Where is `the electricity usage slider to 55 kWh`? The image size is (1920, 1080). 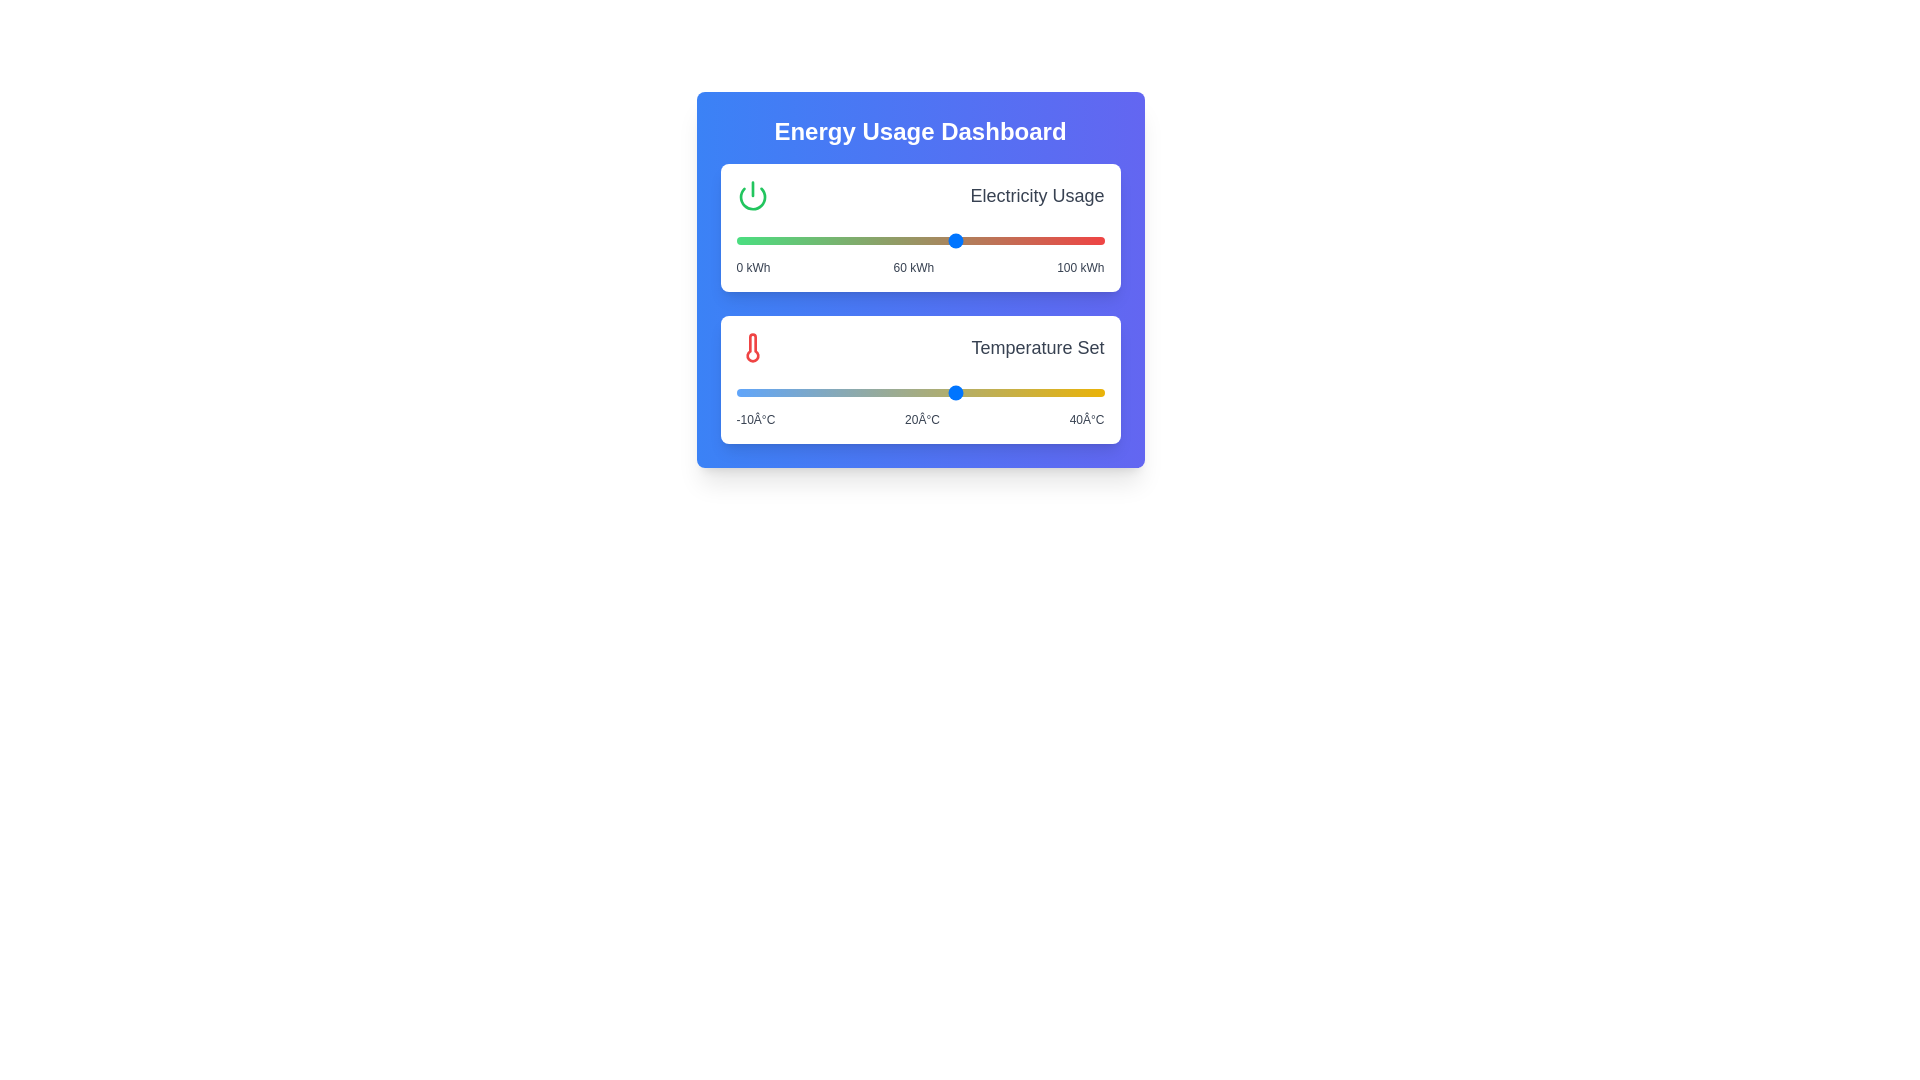
the electricity usage slider to 55 kWh is located at coordinates (937, 239).